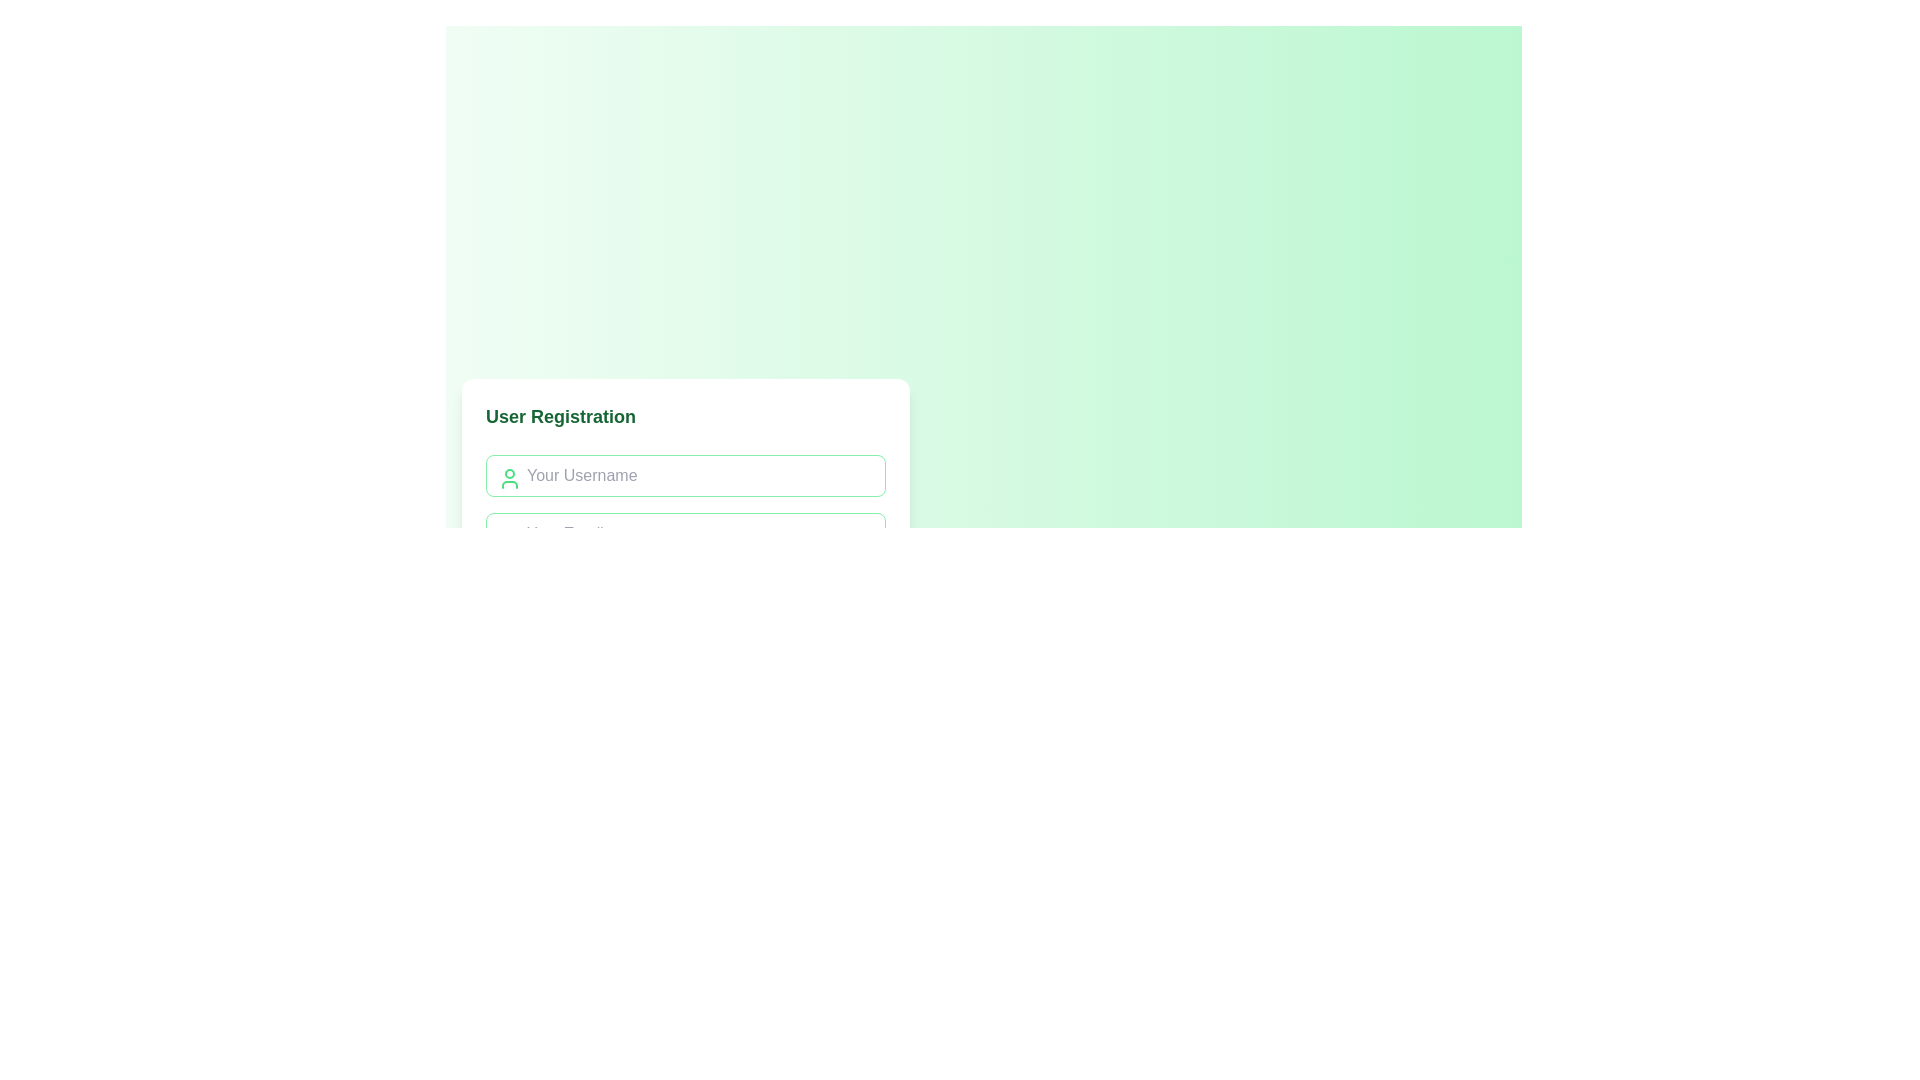 This screenshot has height=1080, width=1920. Describe the element at coordinates (509, 535) in the screenshot. I see `the small green mail icon styled with an outline drawing, located at the top-left corner of the email input field in the registration form layout` at that location.